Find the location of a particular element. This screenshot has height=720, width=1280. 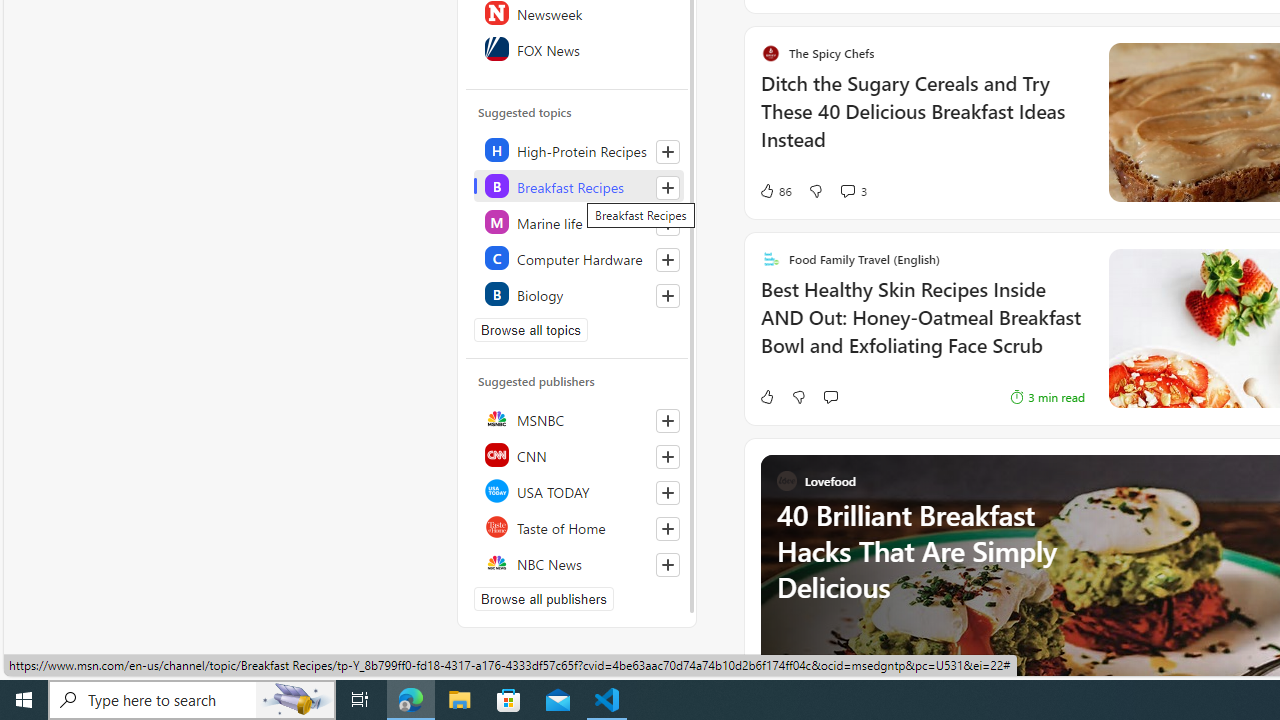

'NBC News' is located at coordinates (577, 563).